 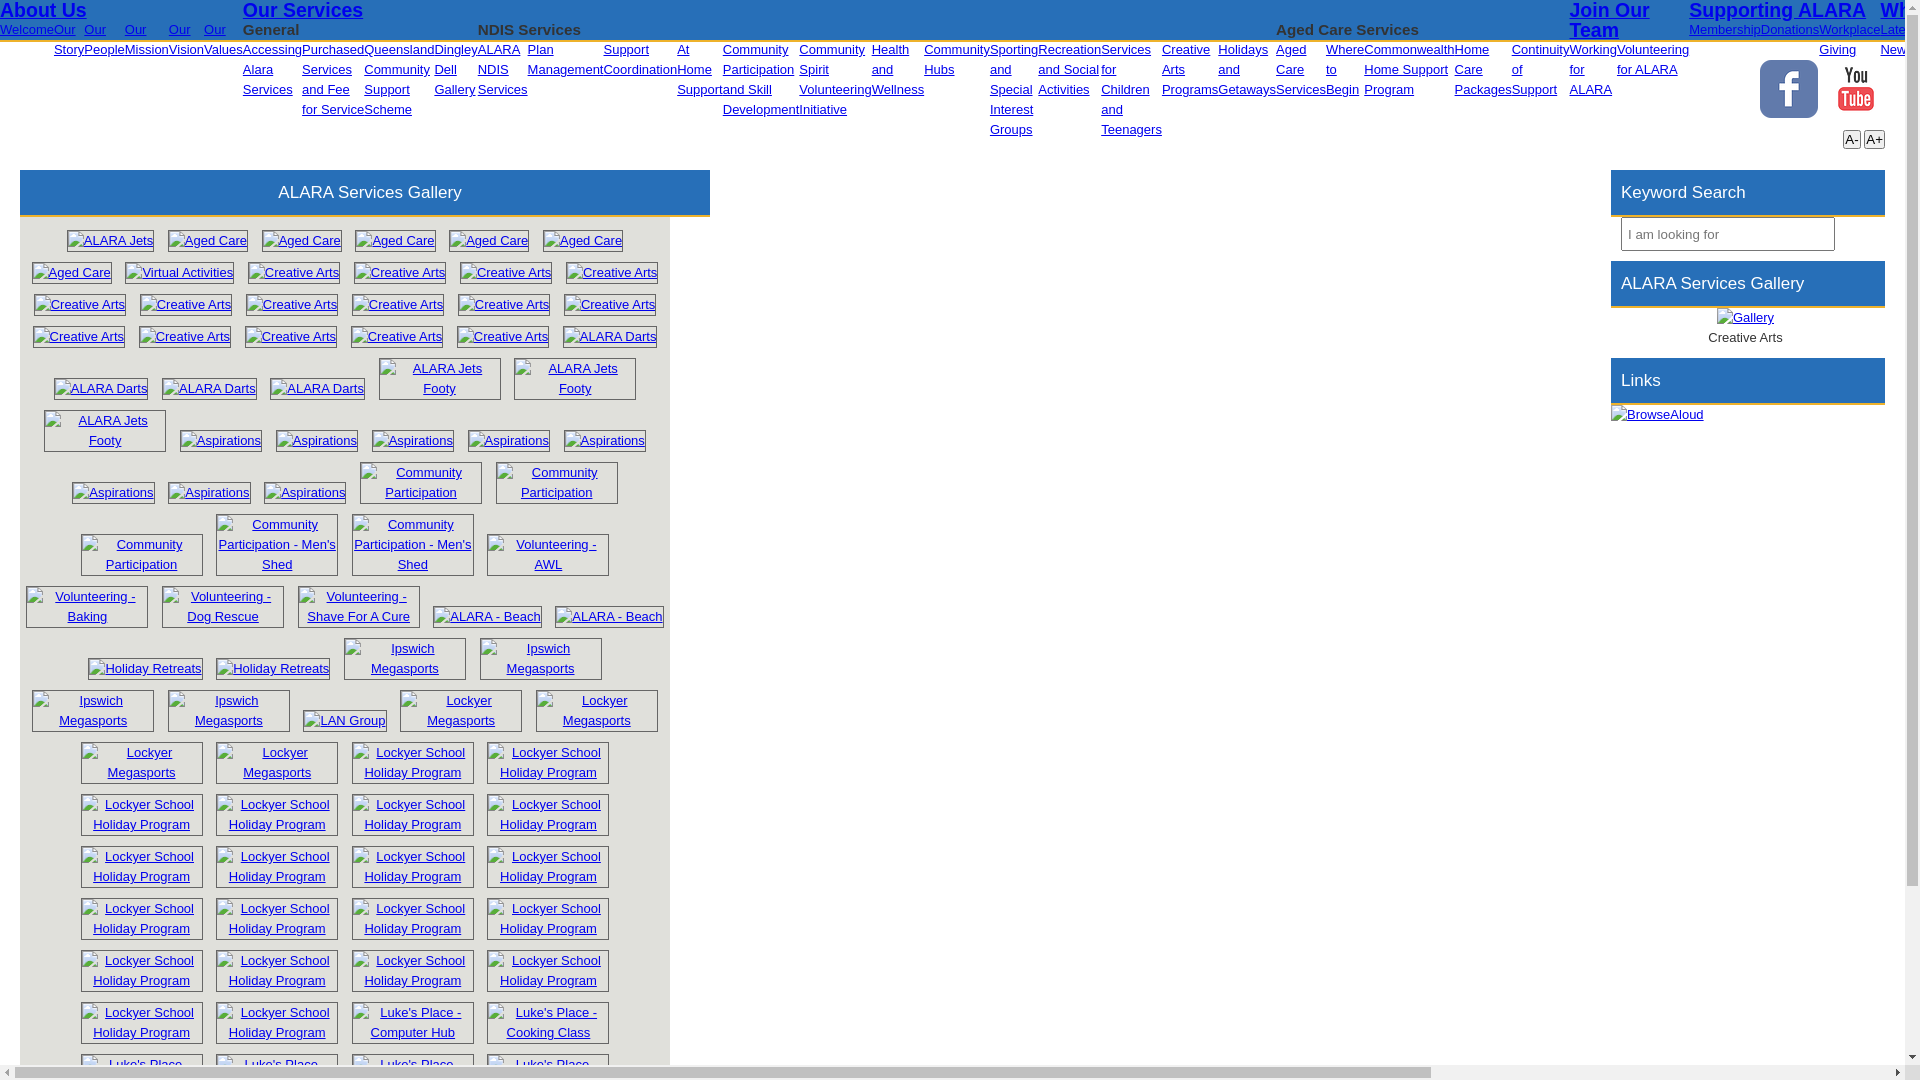 I want to click on 'Recreation and Social Activities', so click(x=1037, y=68).